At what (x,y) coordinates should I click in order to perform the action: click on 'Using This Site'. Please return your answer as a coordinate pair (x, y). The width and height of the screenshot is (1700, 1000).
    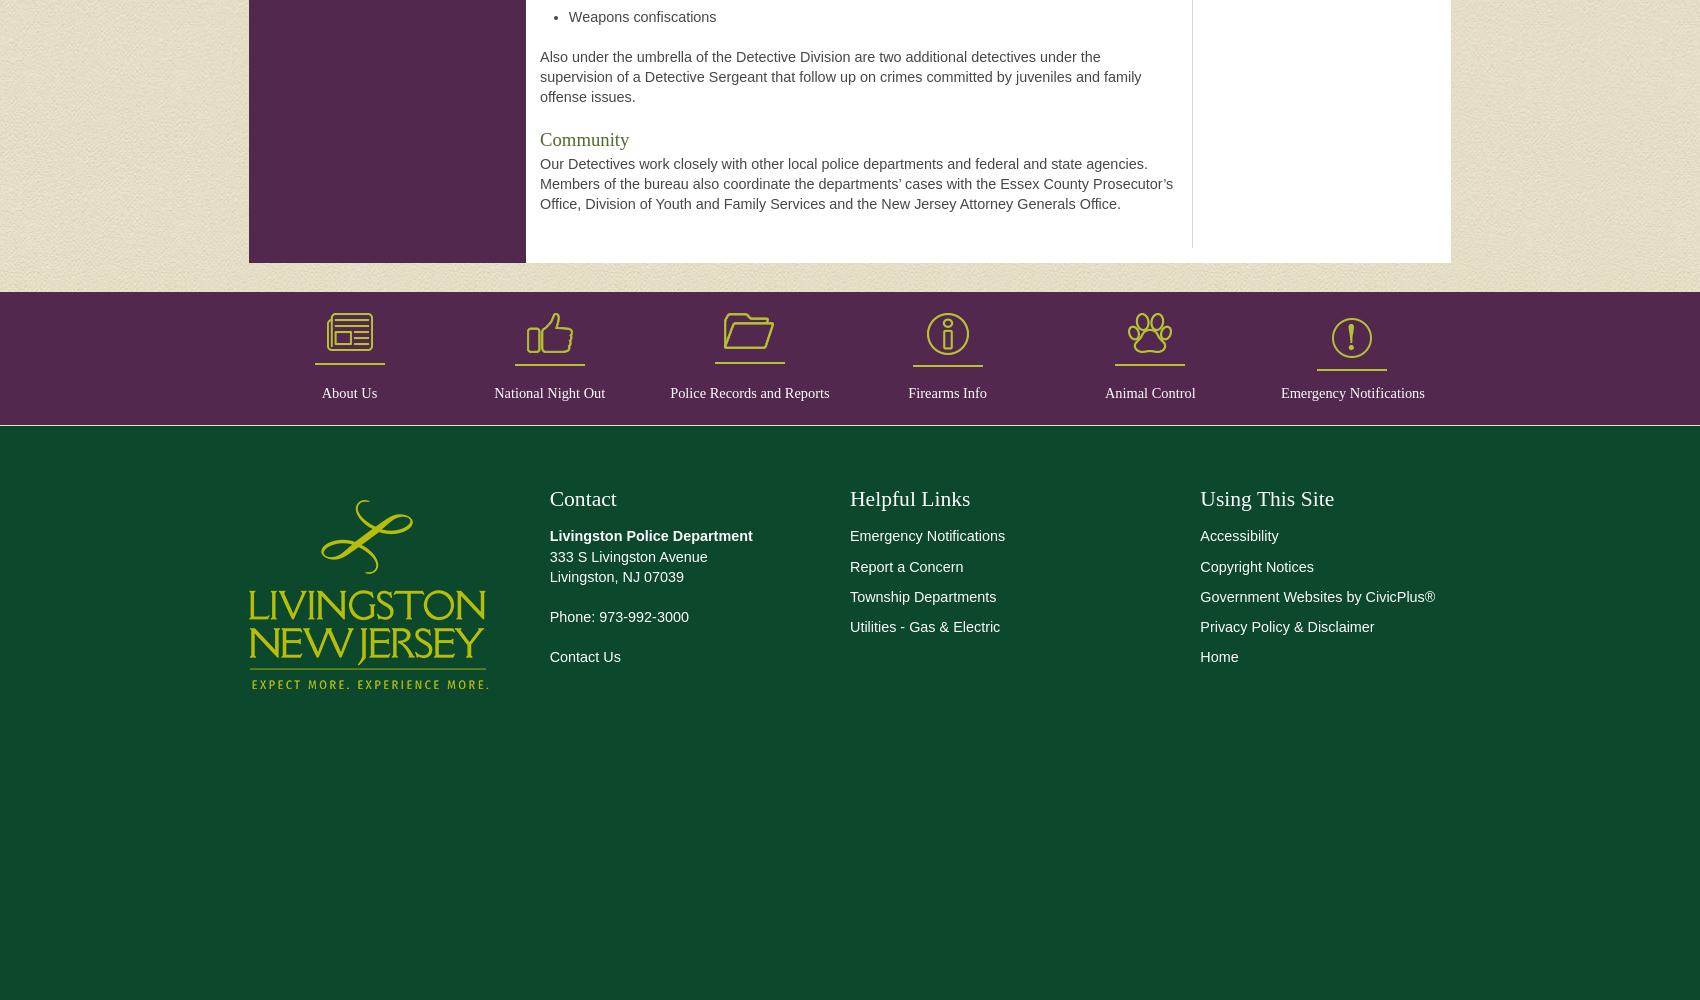
    Looking at the image, I should click on (1266, 497).